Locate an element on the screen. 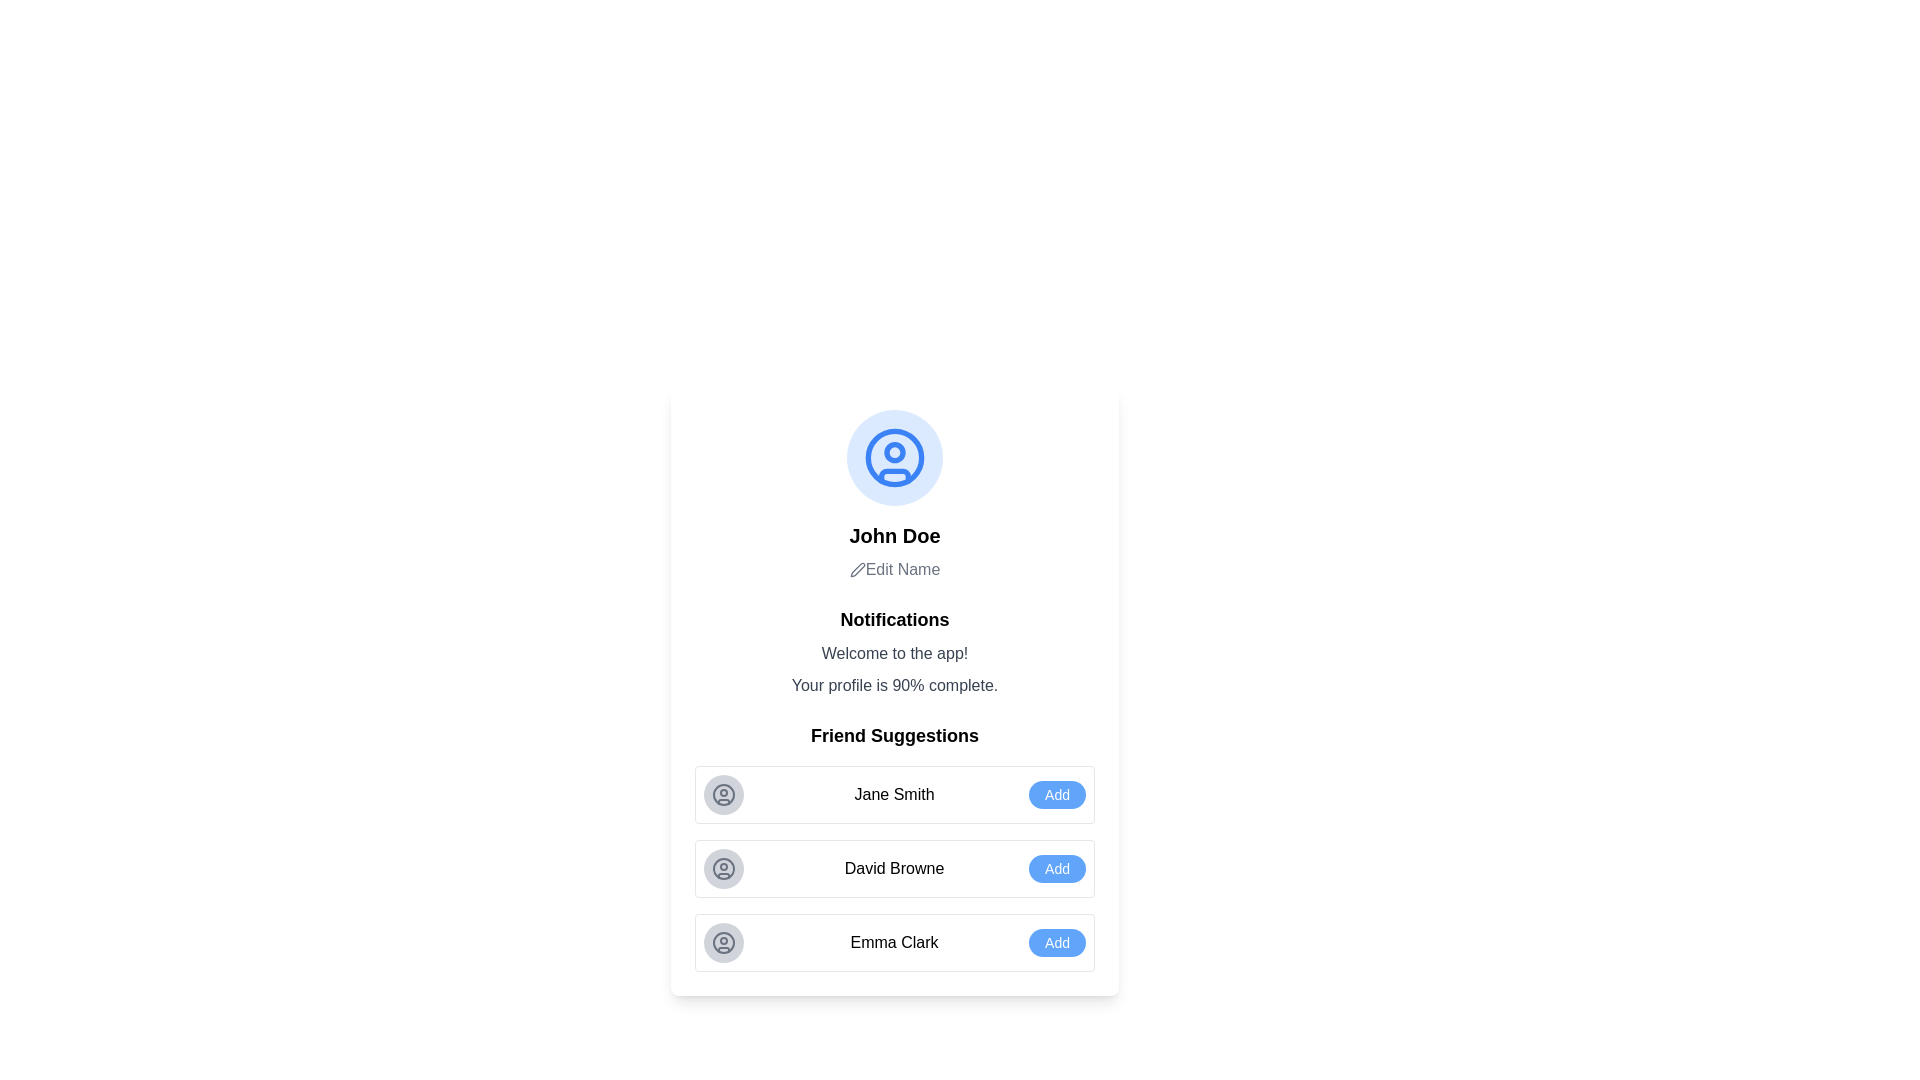 This screenshot has width=1920, height=1080. the user profile icon with a gray stroke representing 'David Browne' in the 'Friend Suggestions' section is located at coordinates (723, 867).